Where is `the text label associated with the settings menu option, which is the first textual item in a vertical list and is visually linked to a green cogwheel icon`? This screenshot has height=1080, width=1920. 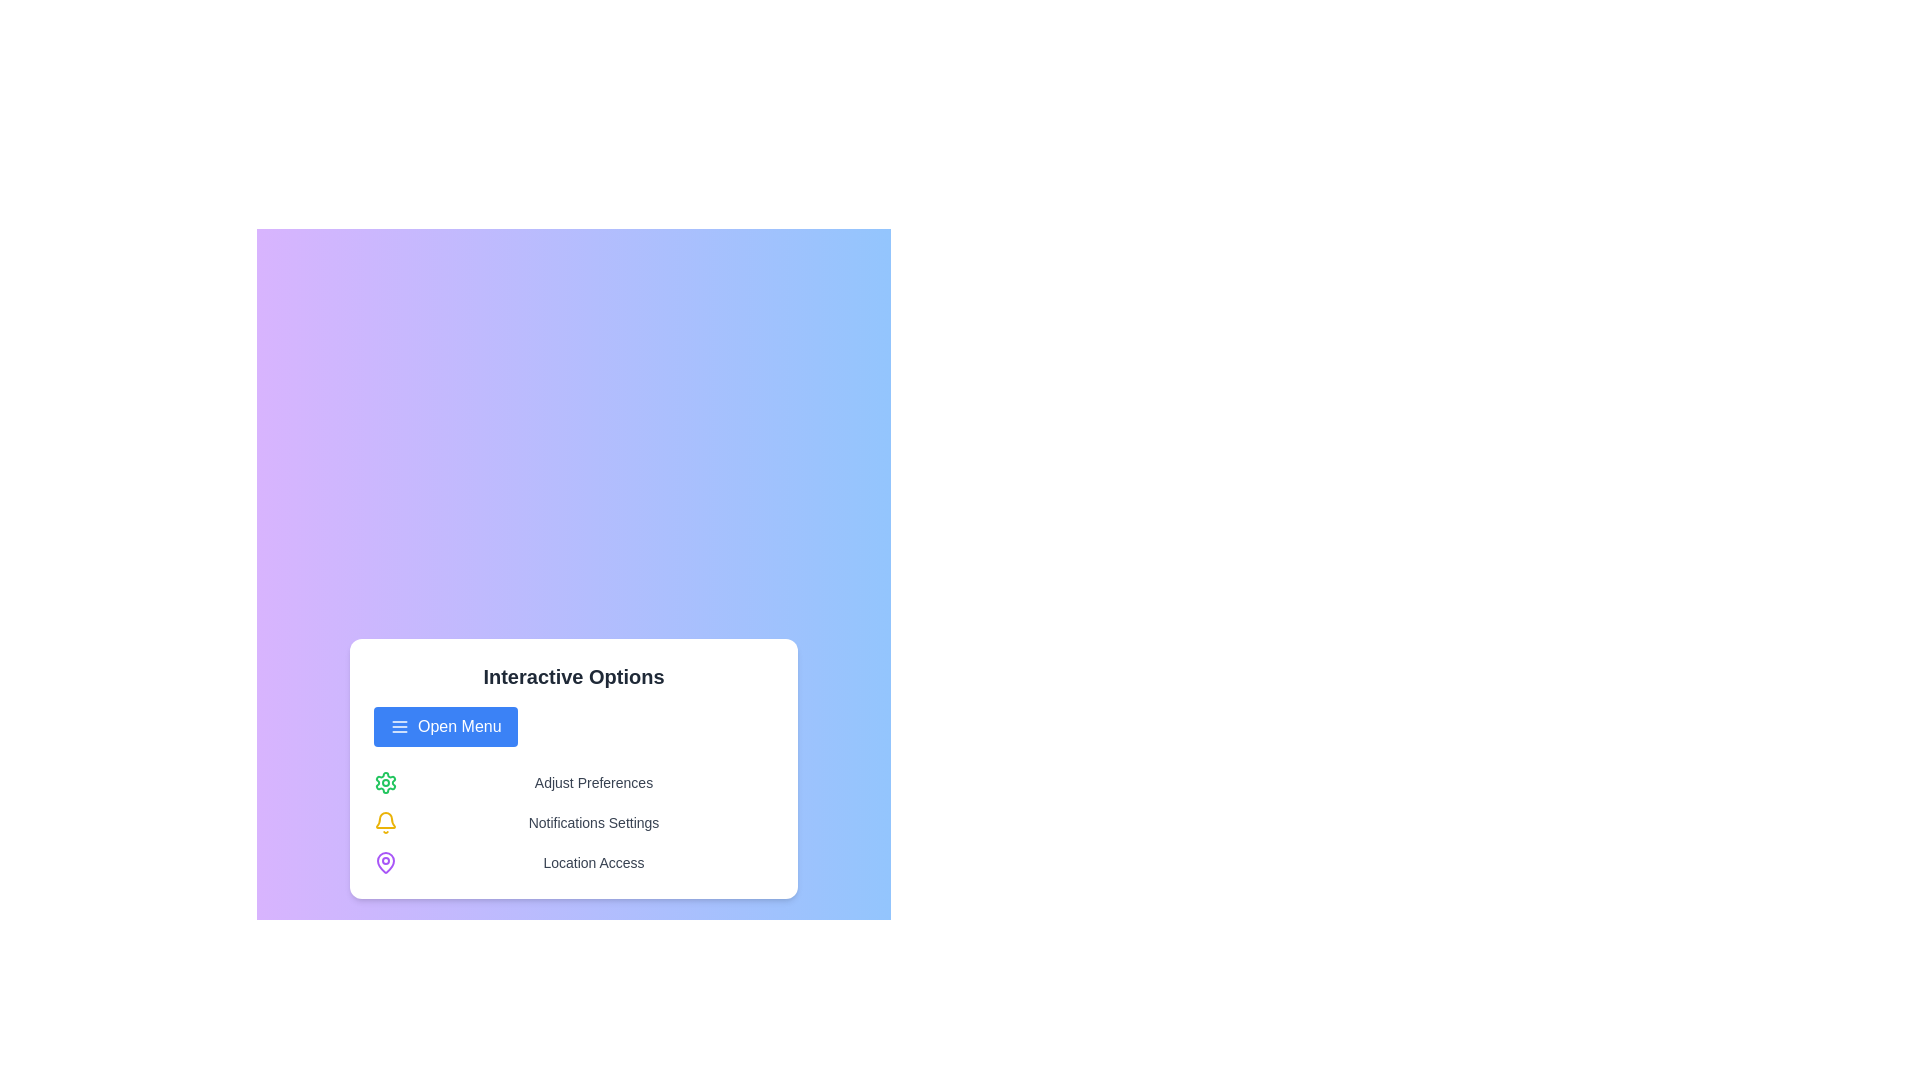 the text label associated with the settings menu option, which is the first textual item in a vertical list and is visually linked to a green cogwheel icon is located at coordinates (593, 782).